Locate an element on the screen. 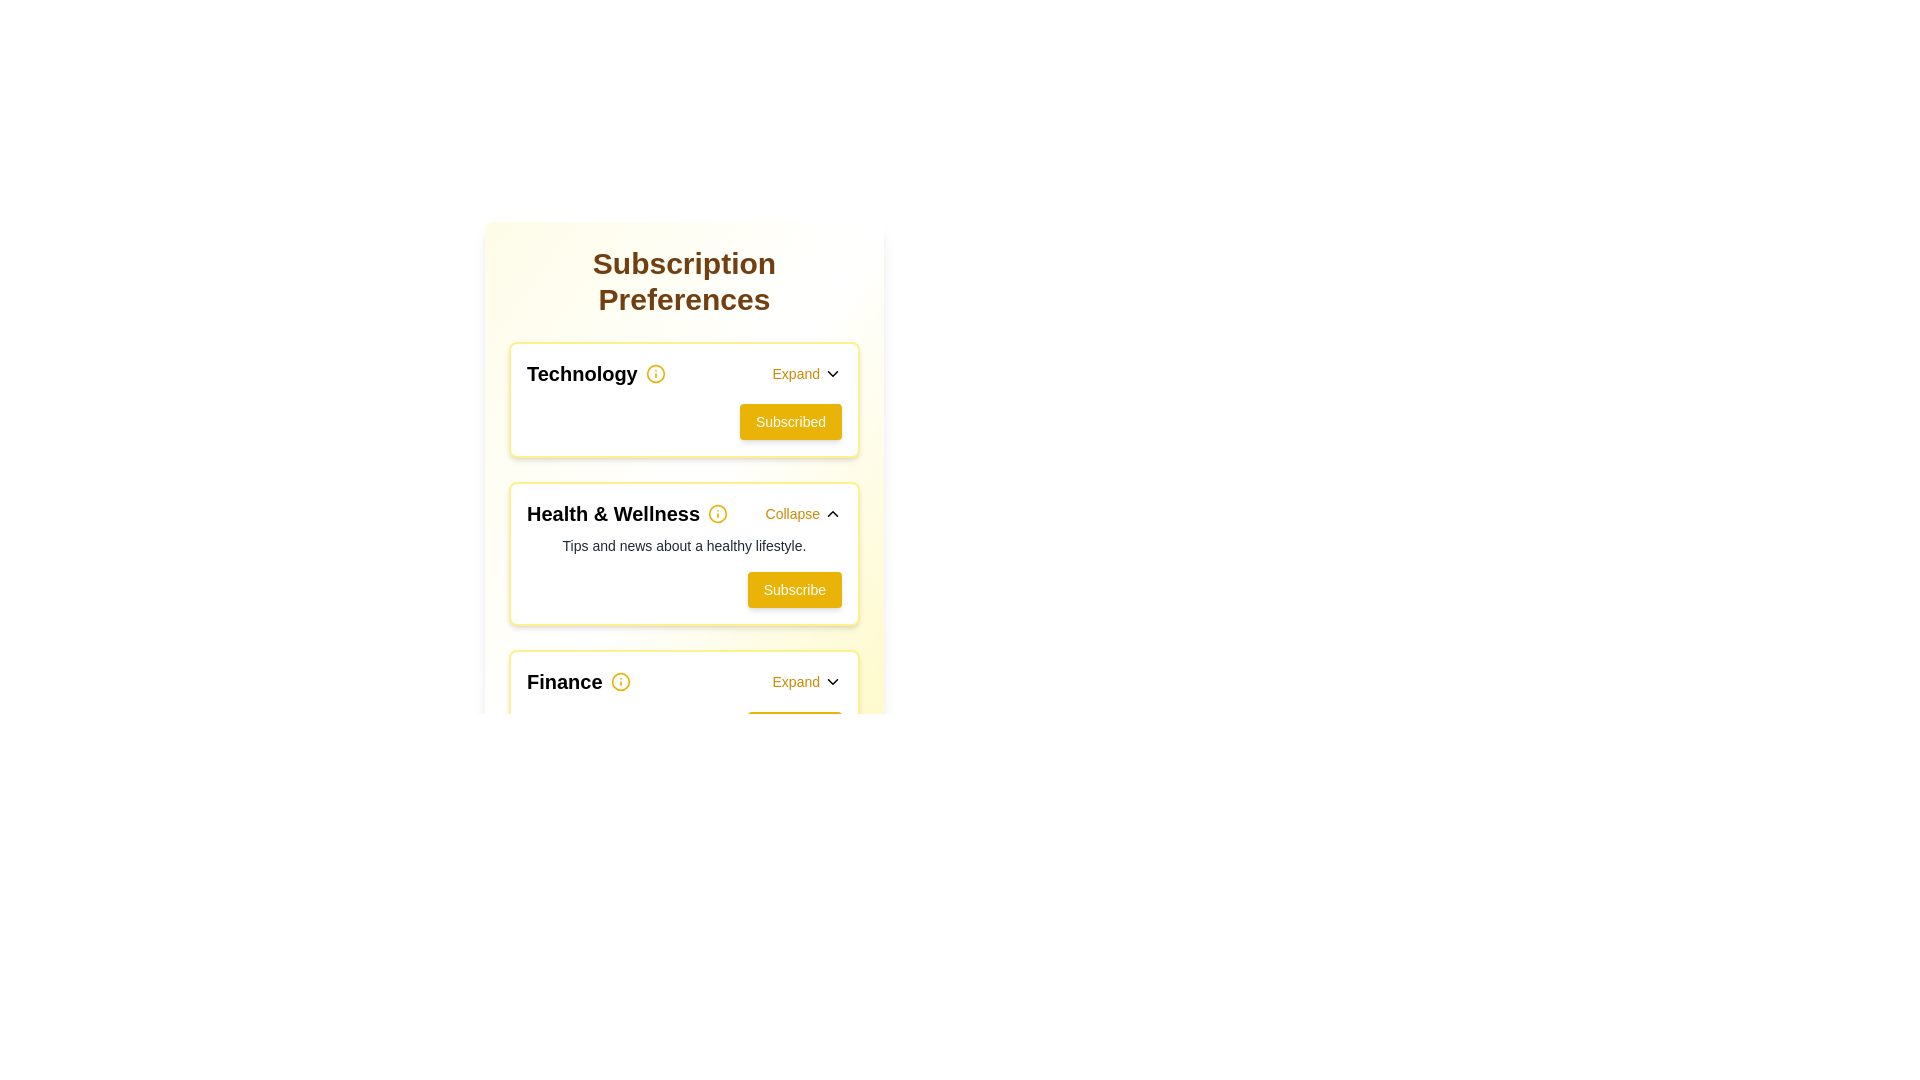  informational indicator icon located in the 'Health & Wellness' section, which is positioned to the right of the section's title and before the collapse toggle, to gather additional details is located at coordinates (718, 512).